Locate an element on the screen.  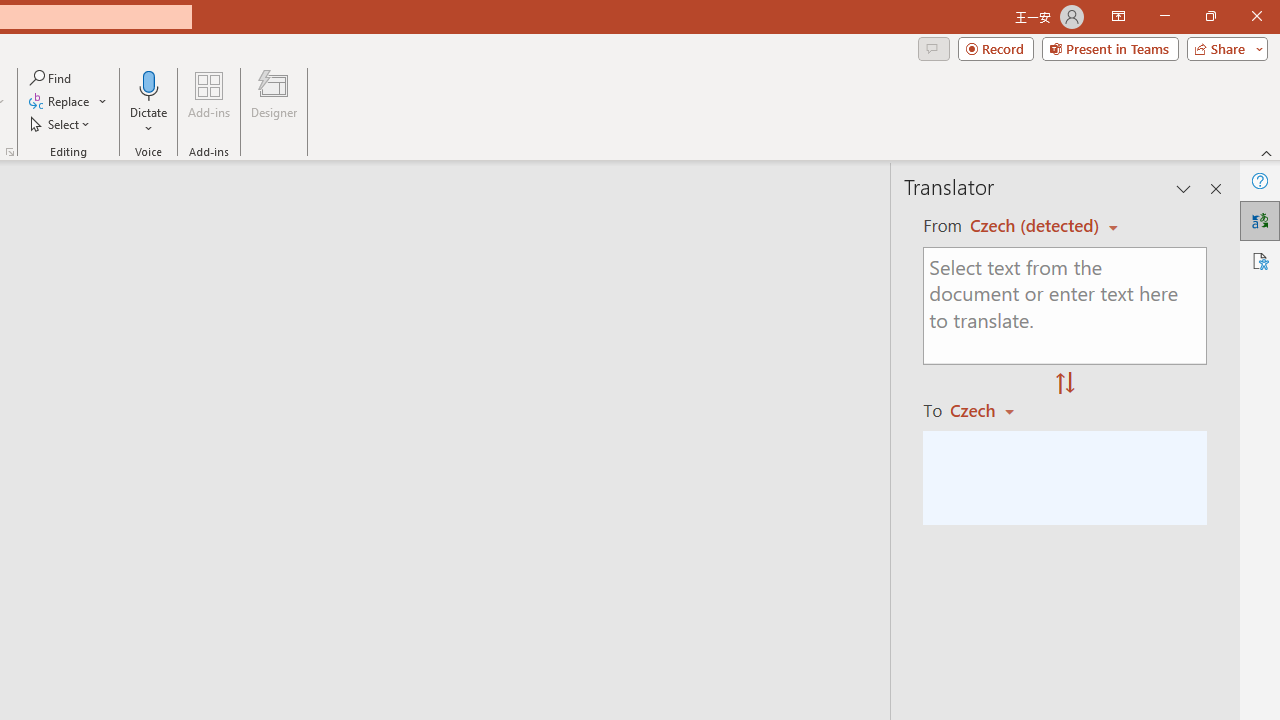
'Czech' is located at coordinates (991, 409).